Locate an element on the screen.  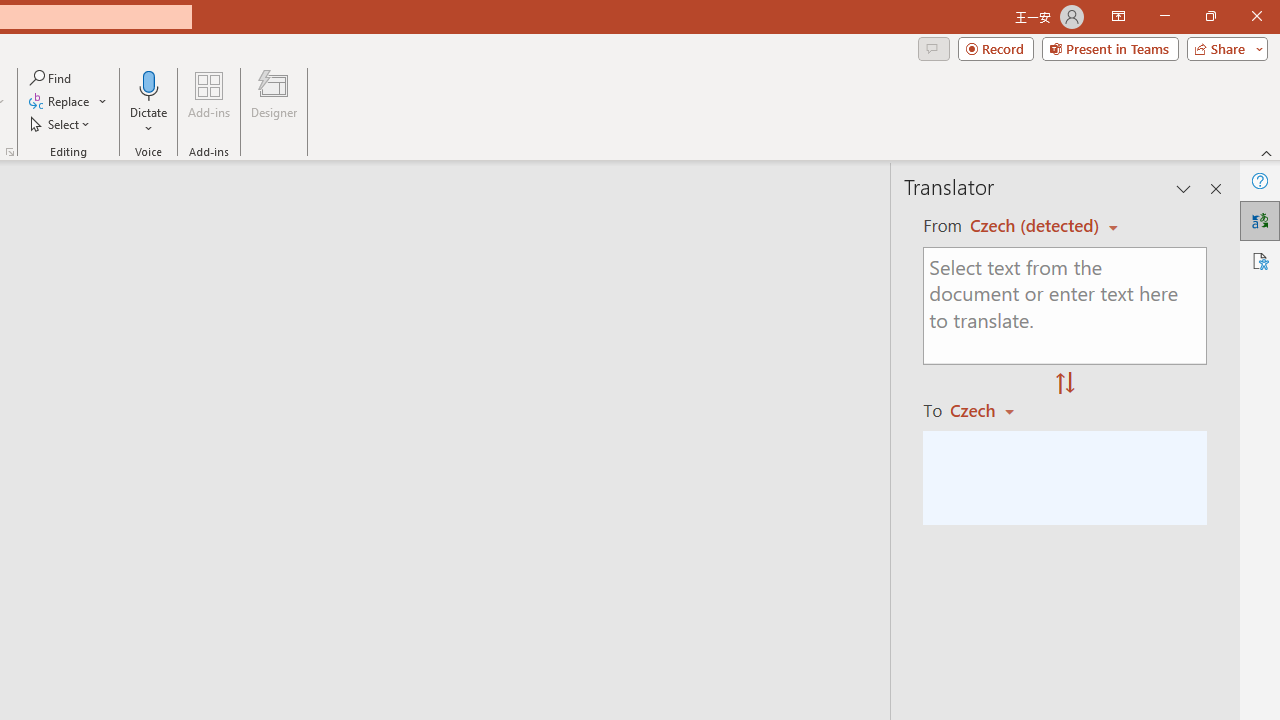
'Czech' is located at coordinates (991, 409).